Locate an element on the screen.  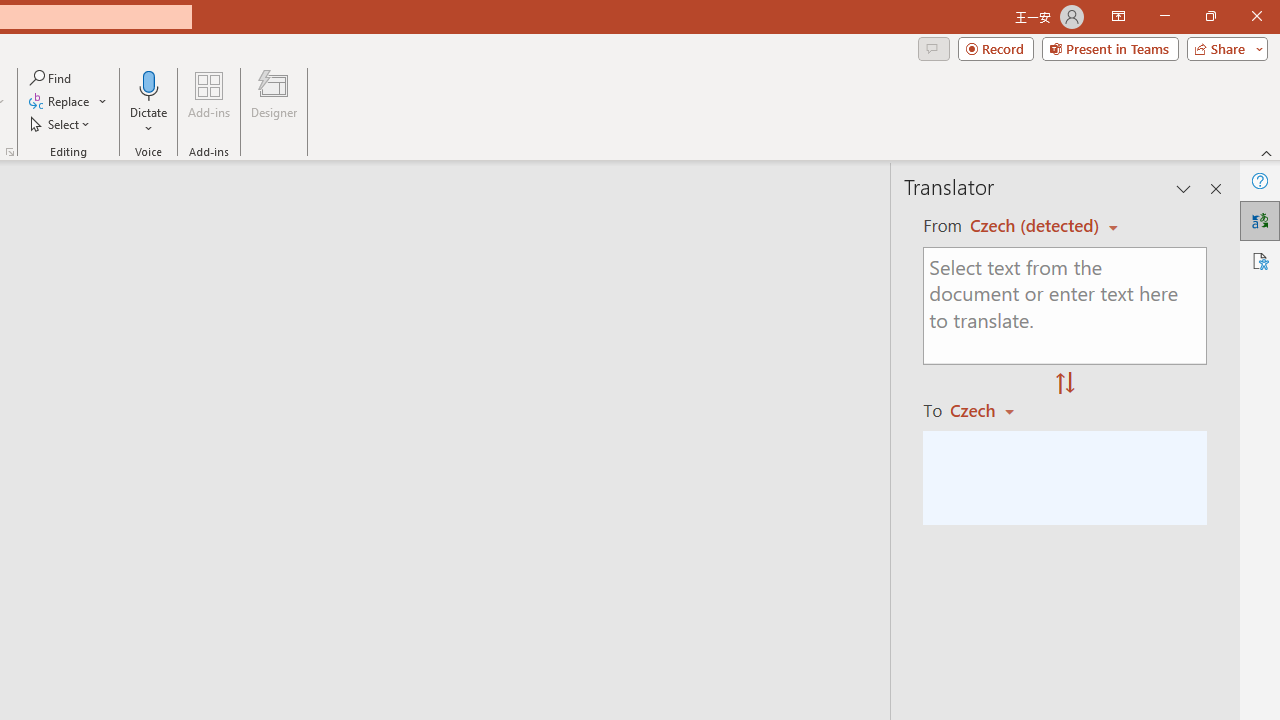
'Czech' is located at coordinates (991, 409).